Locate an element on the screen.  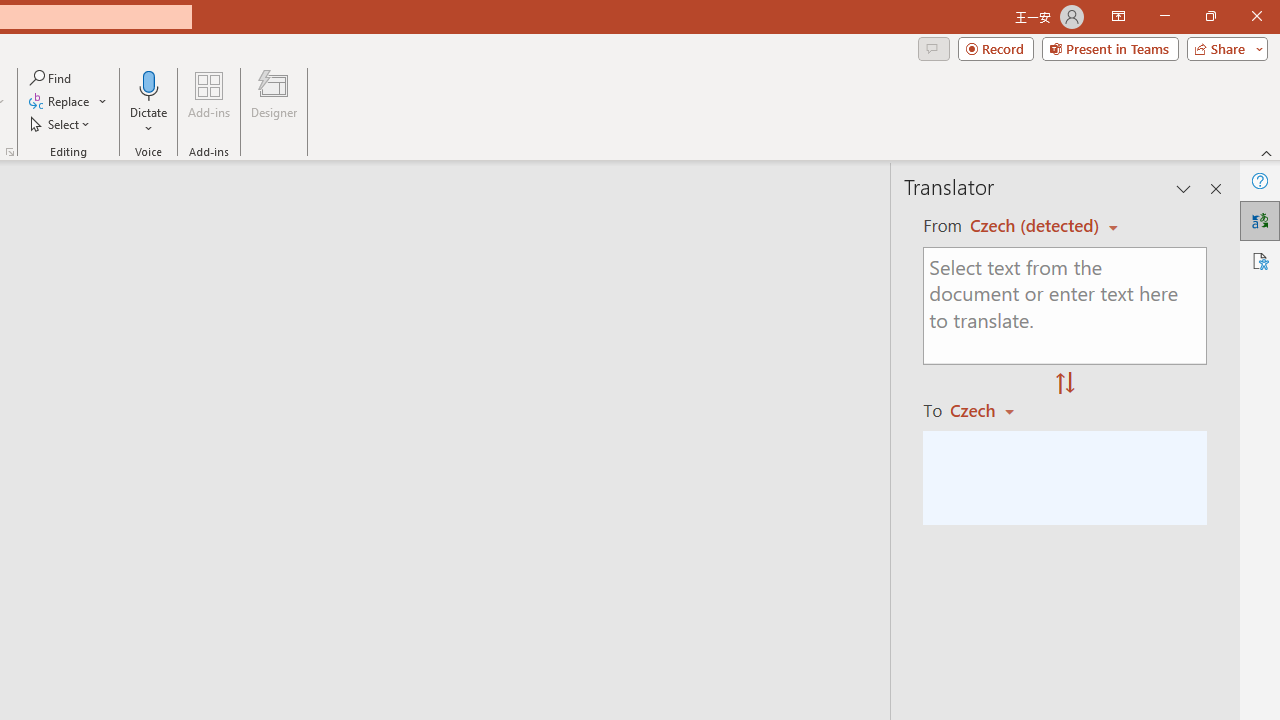
'Czech' is located at coordinates (991, 409).